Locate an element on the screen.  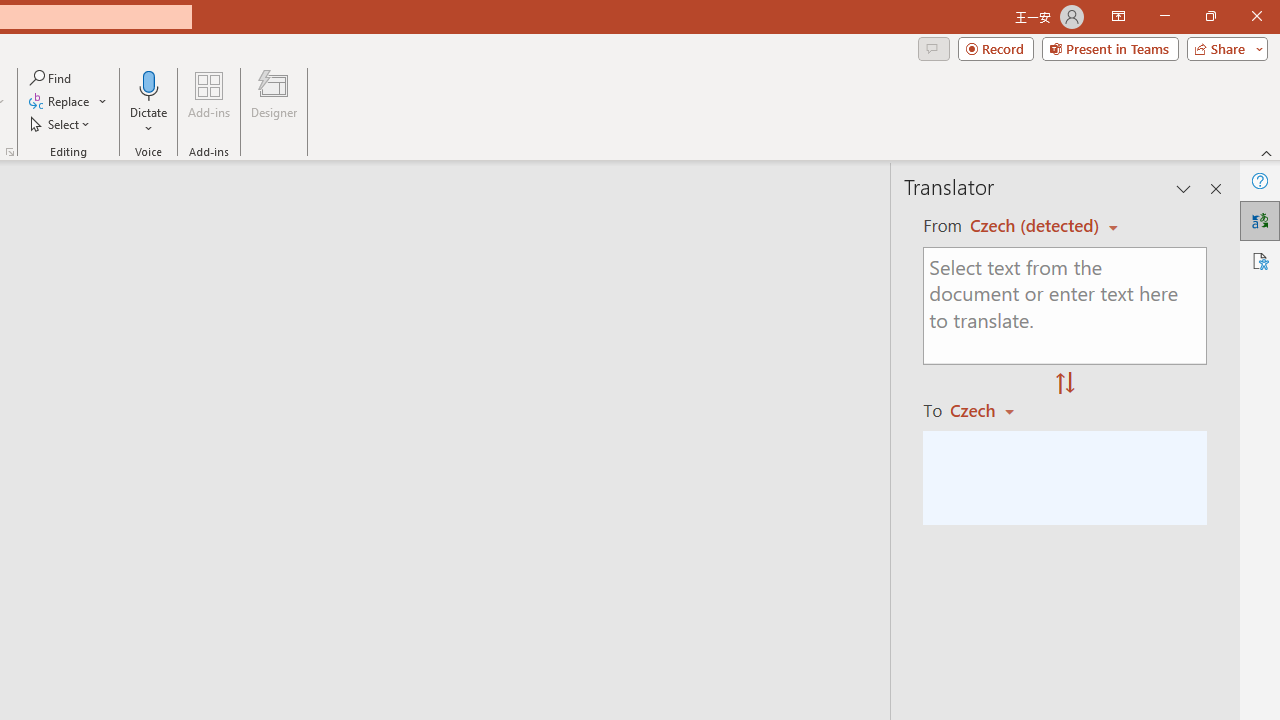
'Czech' is located at coordinates (991, 409).